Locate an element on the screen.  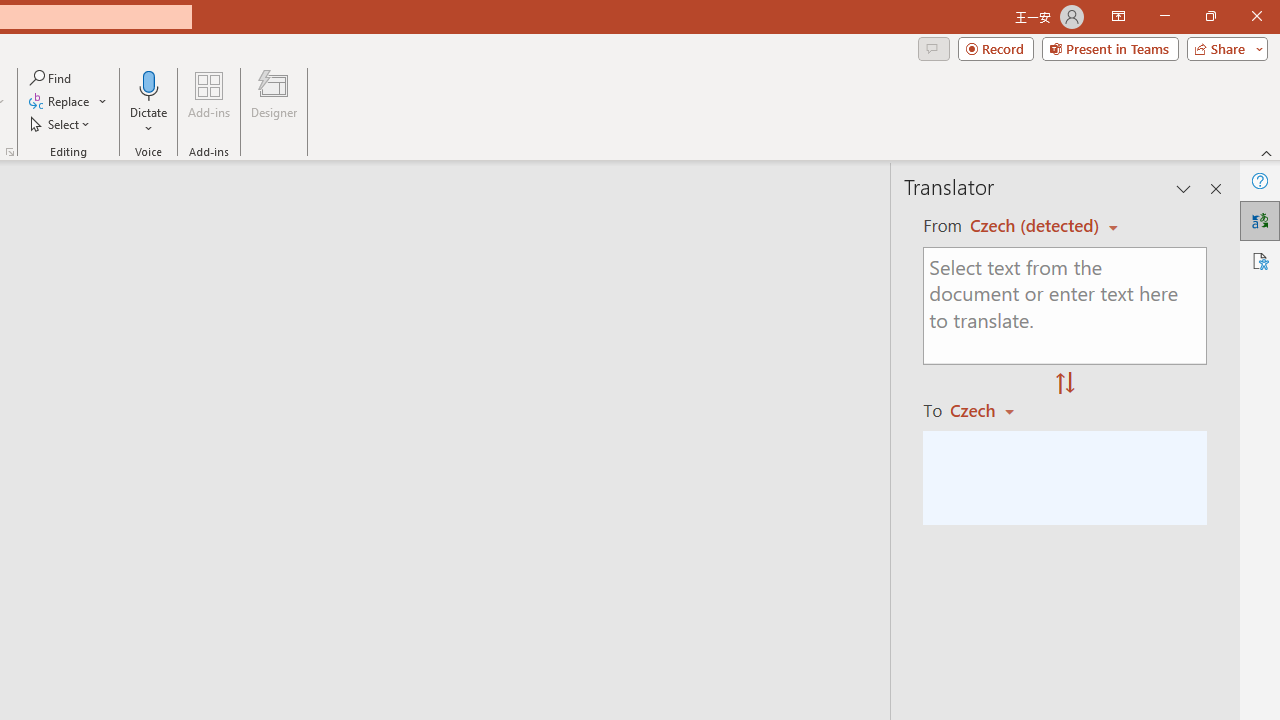
'Czech' is located at coordinates (991, 409).